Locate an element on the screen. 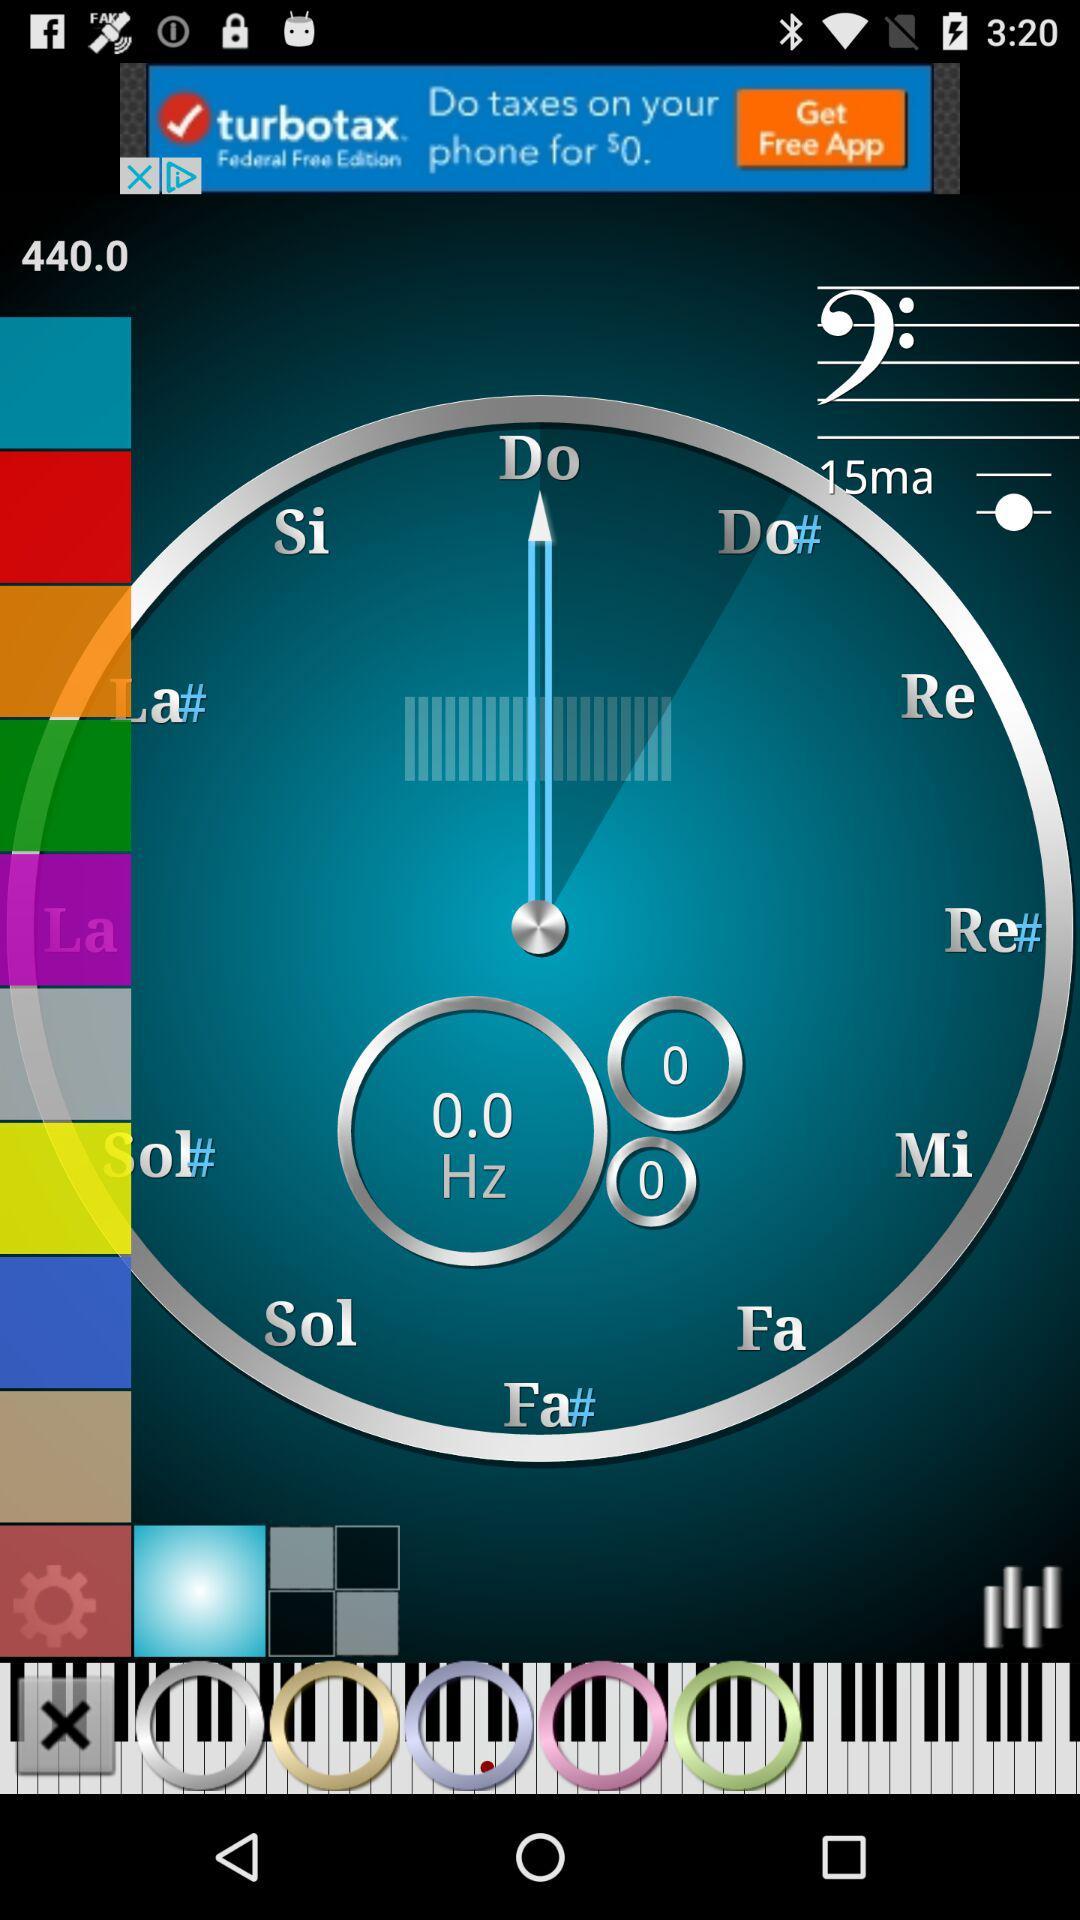  the pause icon is located at coordinates (199, 1845).